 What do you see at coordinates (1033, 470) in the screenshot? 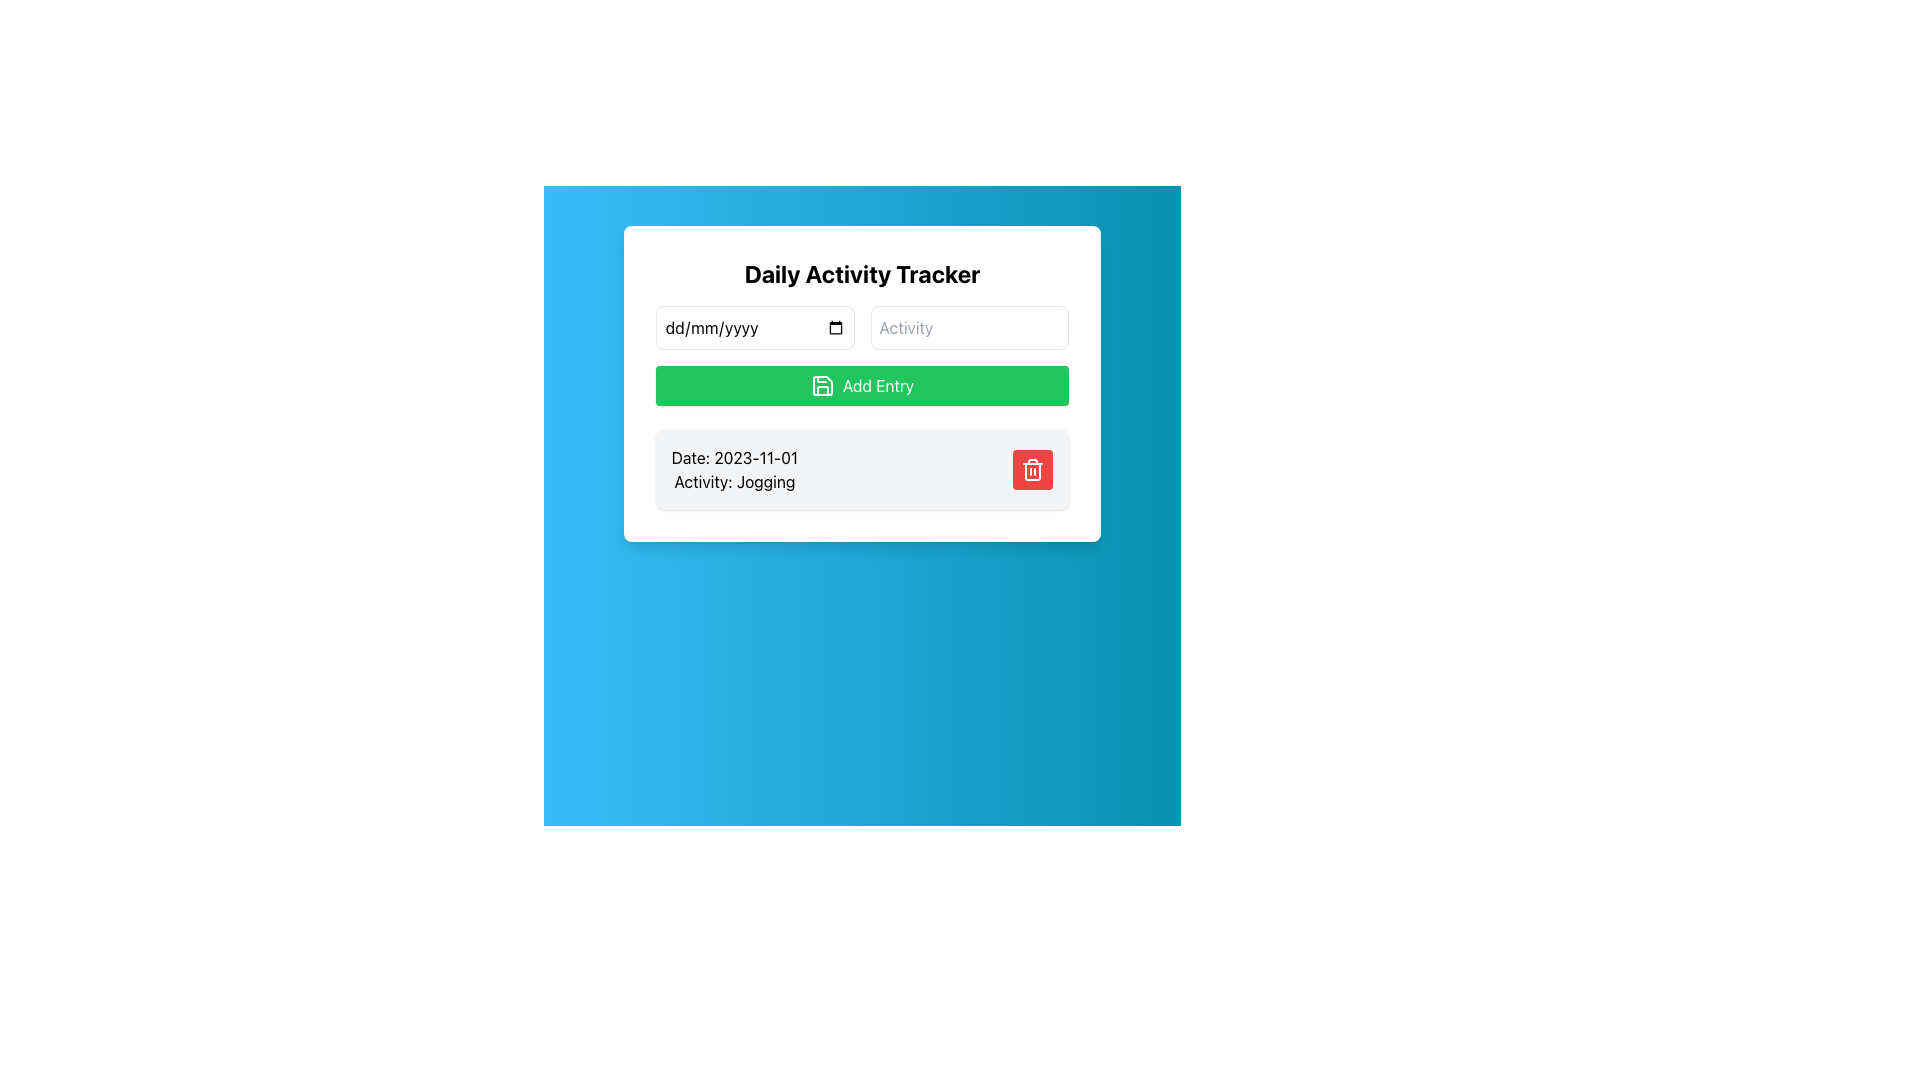
I see `the delete icon button located at the bottom-right of the 'Activity' entry displaying 'Date: 2023-11-01 Activity: Jogging'` at bounding box center [1033, 470].